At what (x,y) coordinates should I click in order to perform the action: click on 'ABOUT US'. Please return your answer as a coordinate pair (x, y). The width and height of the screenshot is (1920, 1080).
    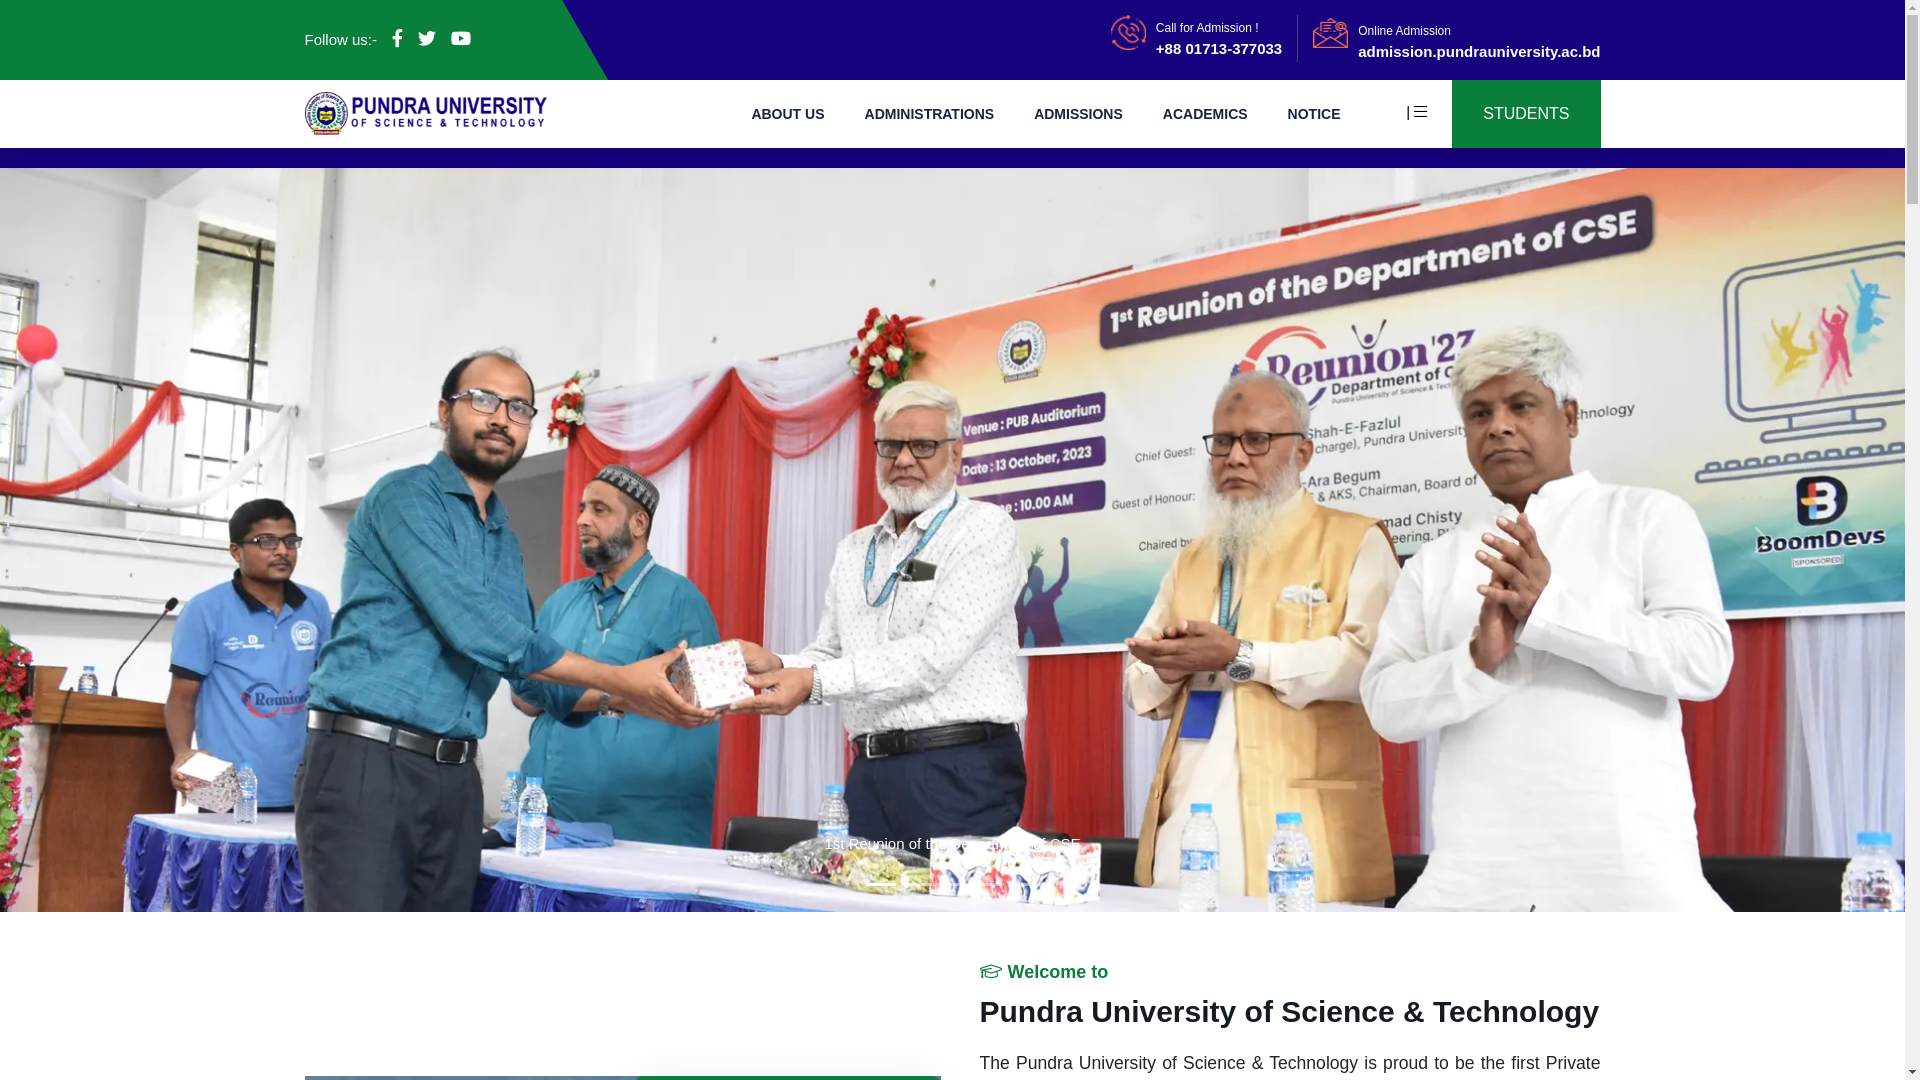
    Looking at the image, I should click on (749, 112).